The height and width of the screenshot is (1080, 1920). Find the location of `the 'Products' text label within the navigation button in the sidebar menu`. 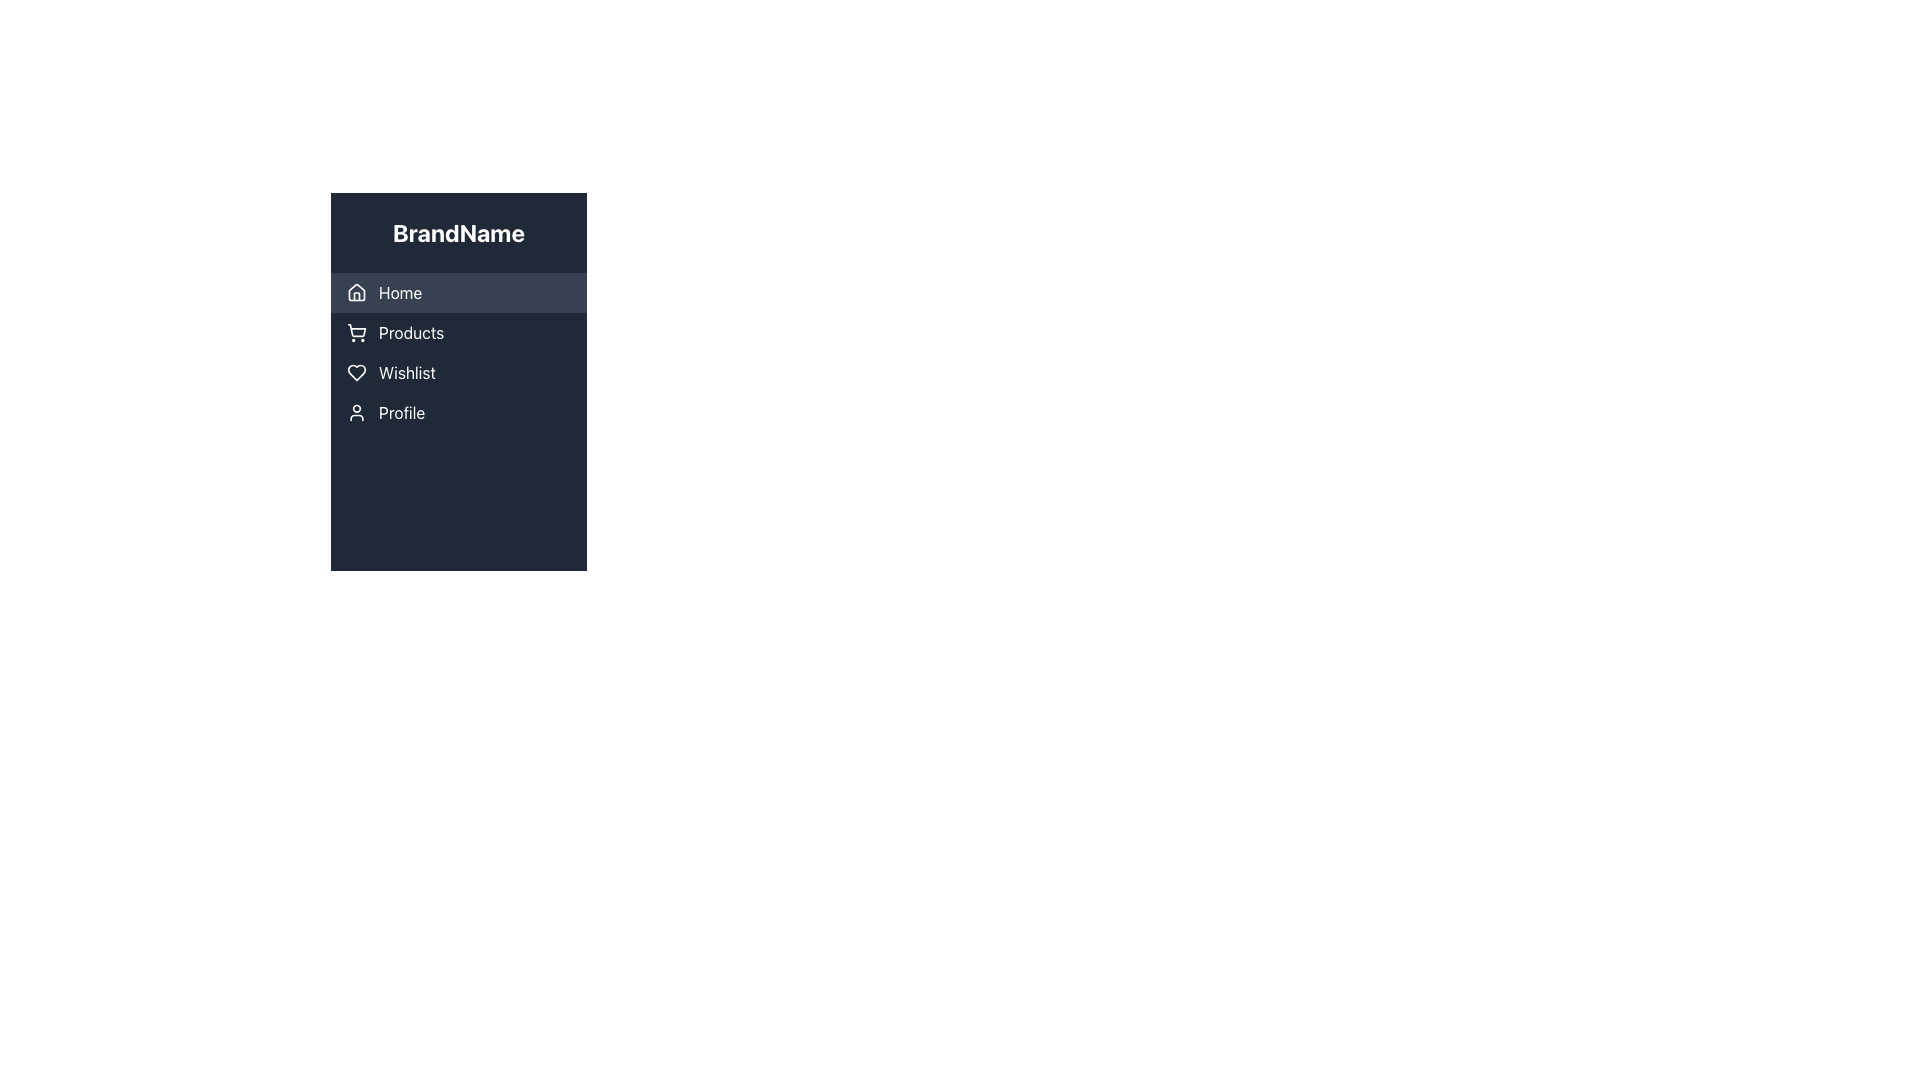

the 'Products' text label within the navigation button in the sidebar menu is located at coordinates (410, 331).